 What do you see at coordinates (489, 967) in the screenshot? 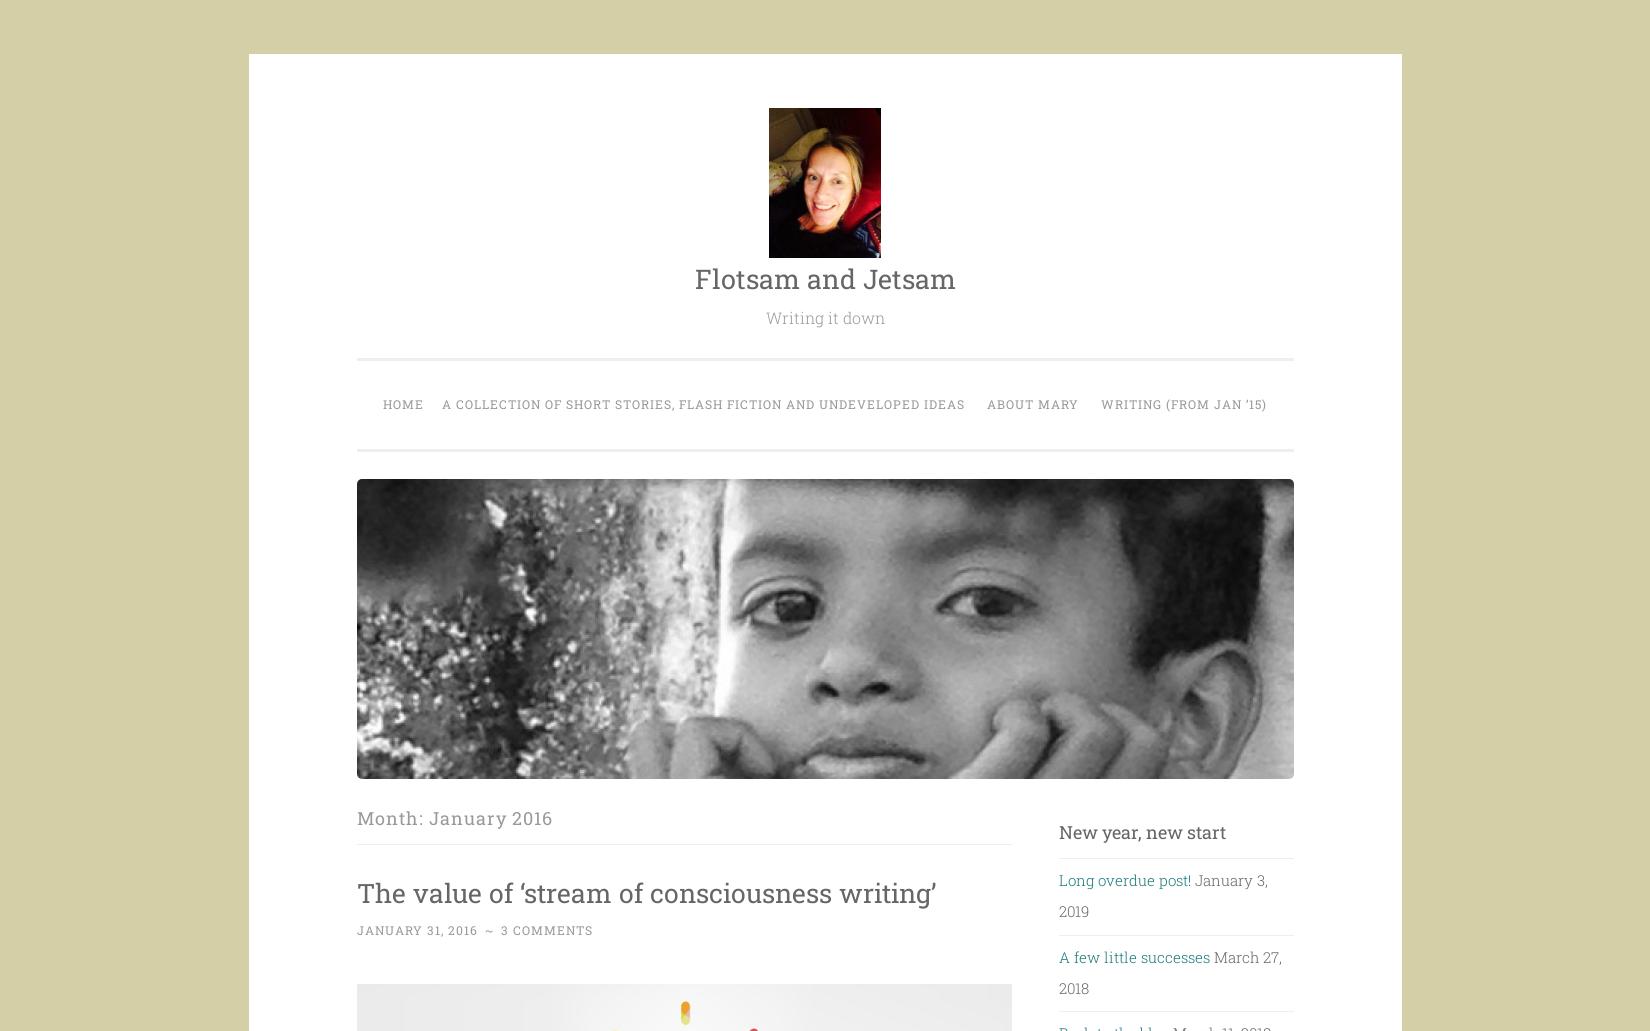
I see `'~'` at bounding box center [489, 967].